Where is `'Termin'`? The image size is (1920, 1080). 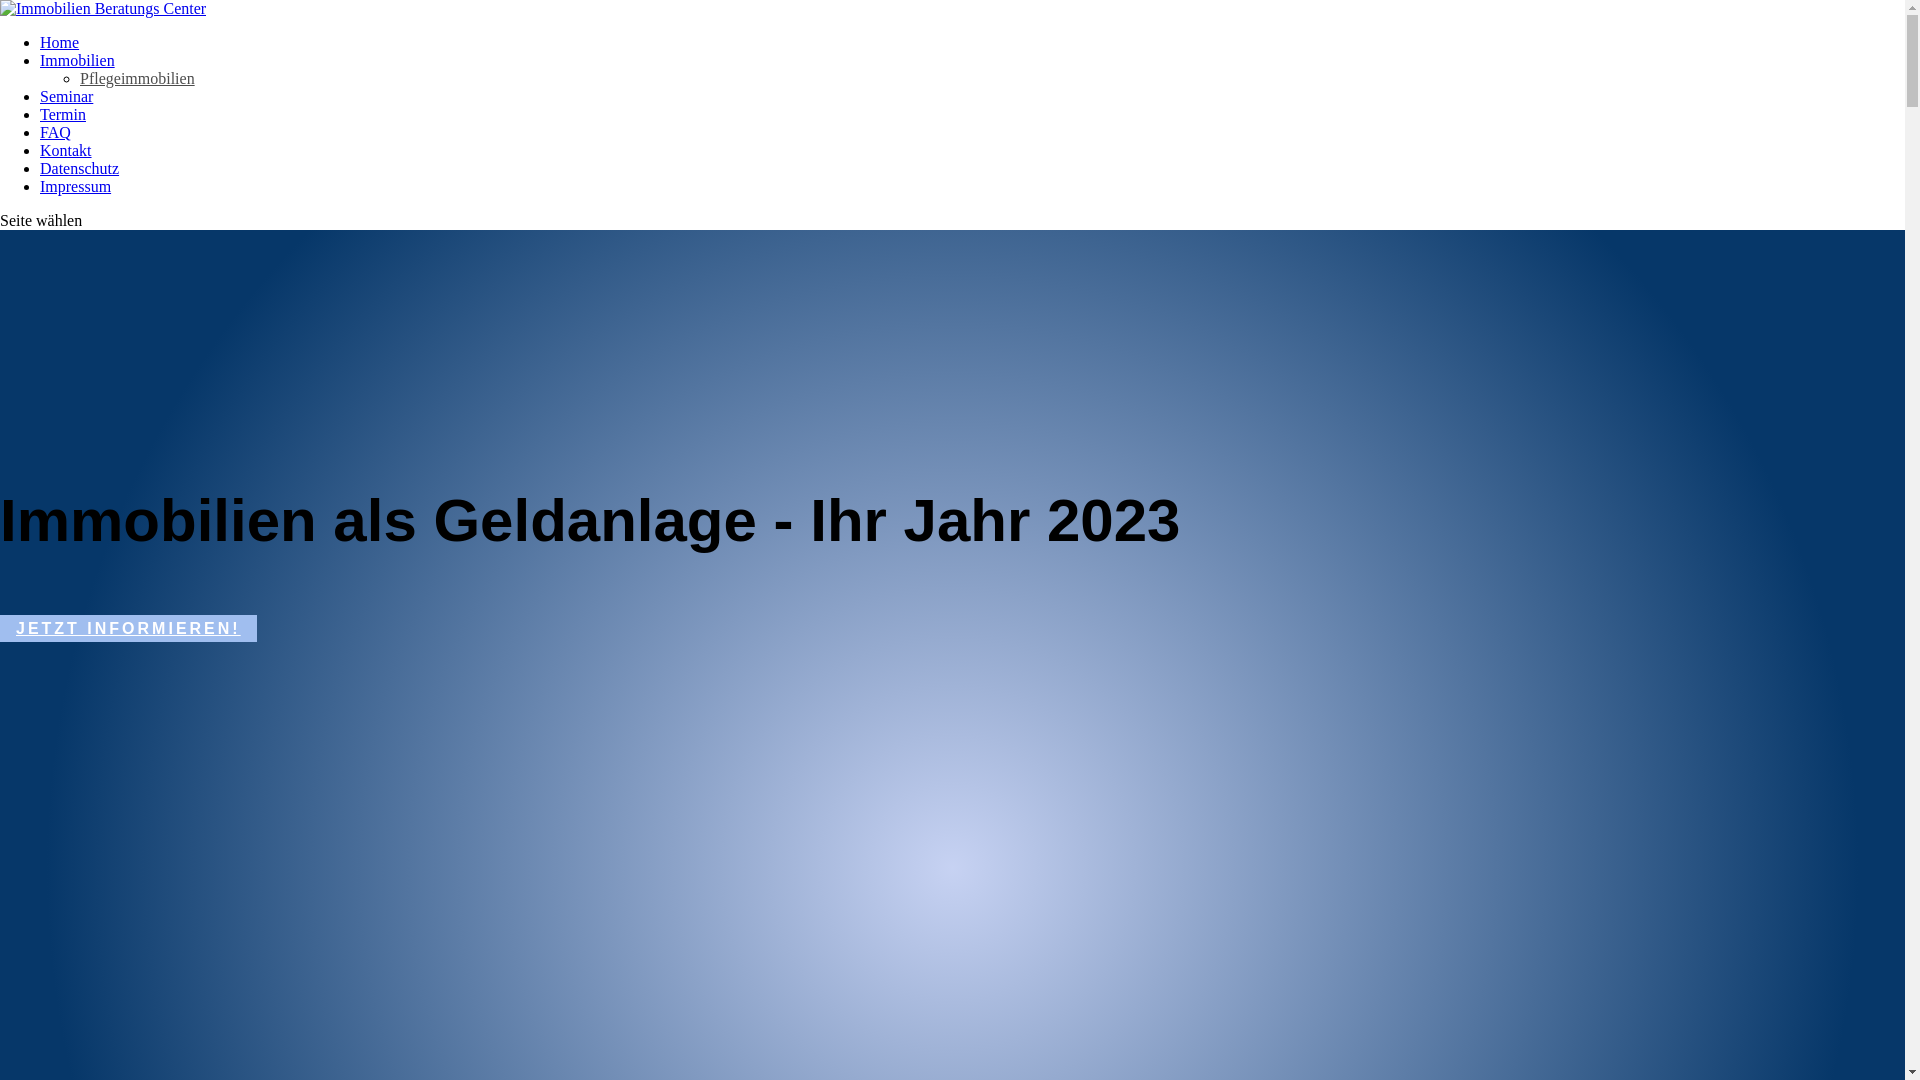 'Termin' is located at coordinates (62, 114).